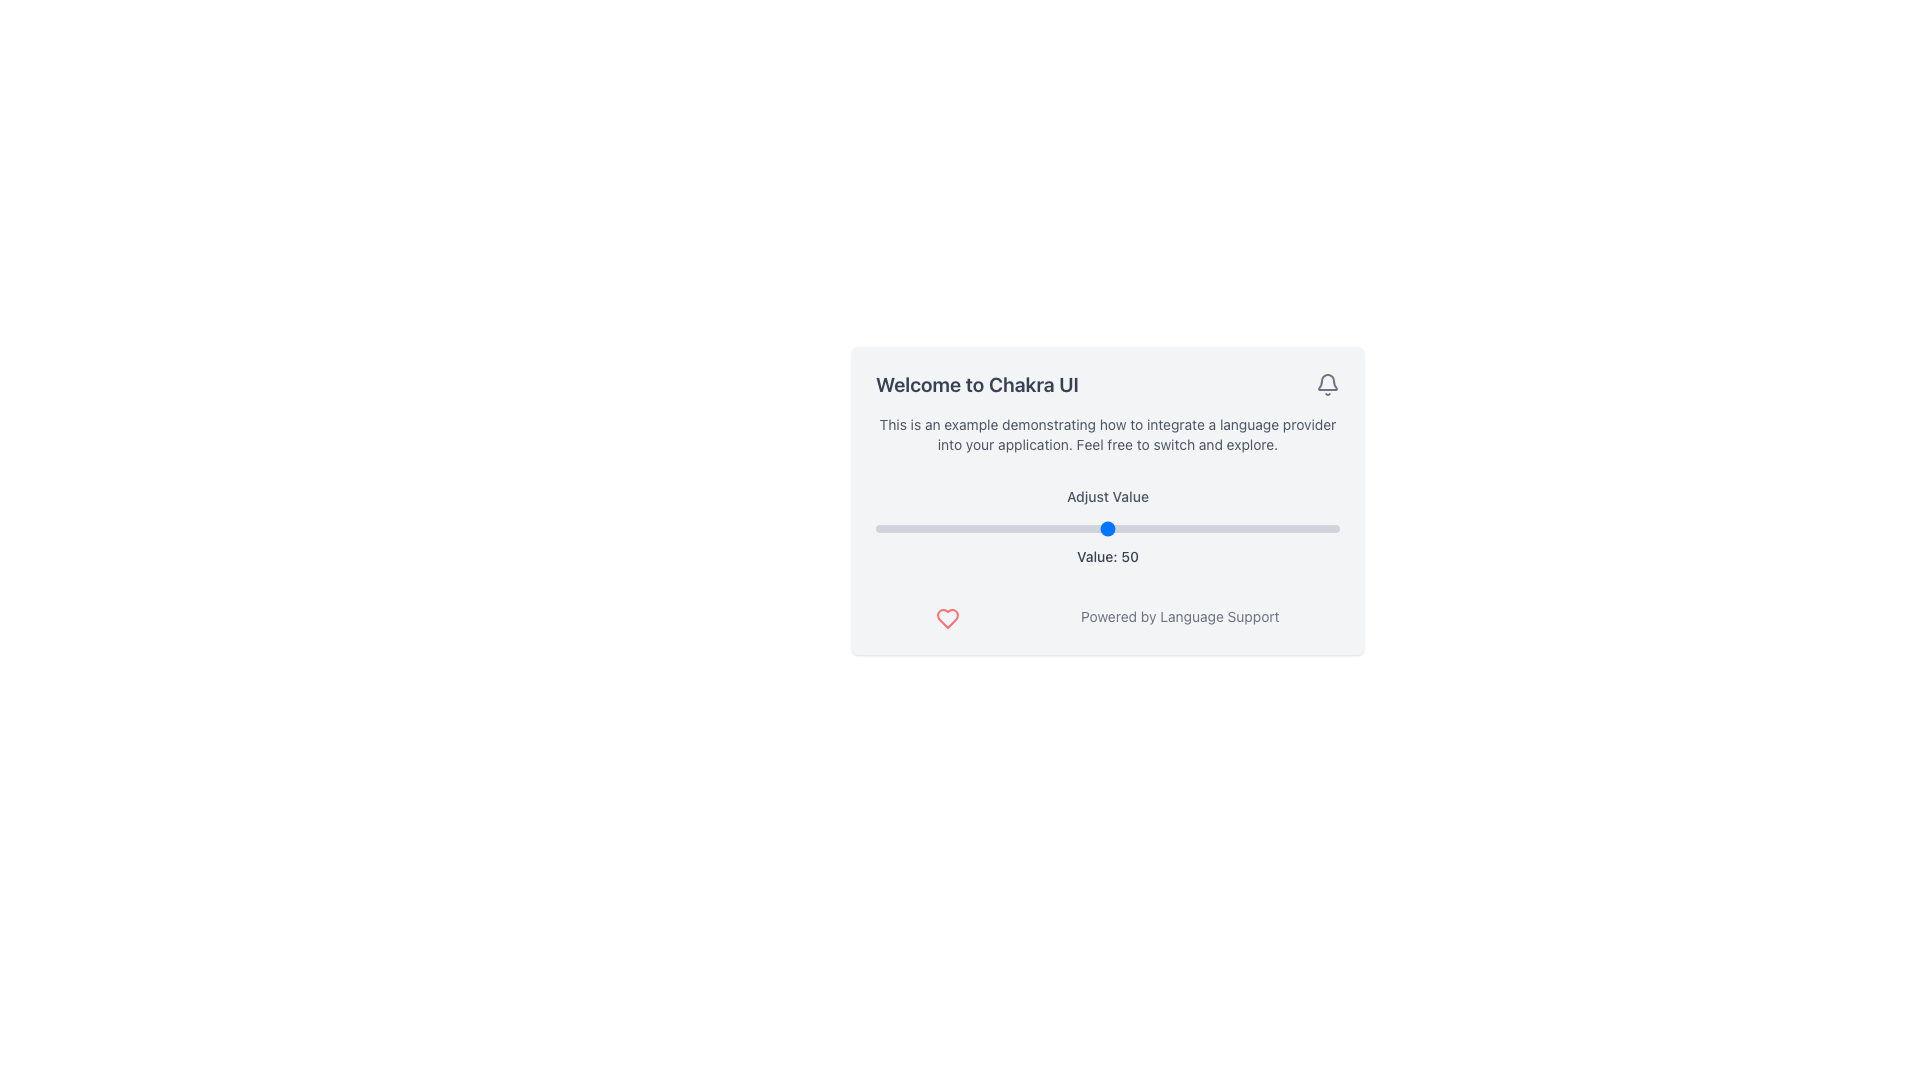 Image resolution: width=1920 pixels, height=1080 pixels. What do you see at coordinates (1046, 527) in the screenshot?
I see `the adjustment slider` at bounding box center [1046, 527].